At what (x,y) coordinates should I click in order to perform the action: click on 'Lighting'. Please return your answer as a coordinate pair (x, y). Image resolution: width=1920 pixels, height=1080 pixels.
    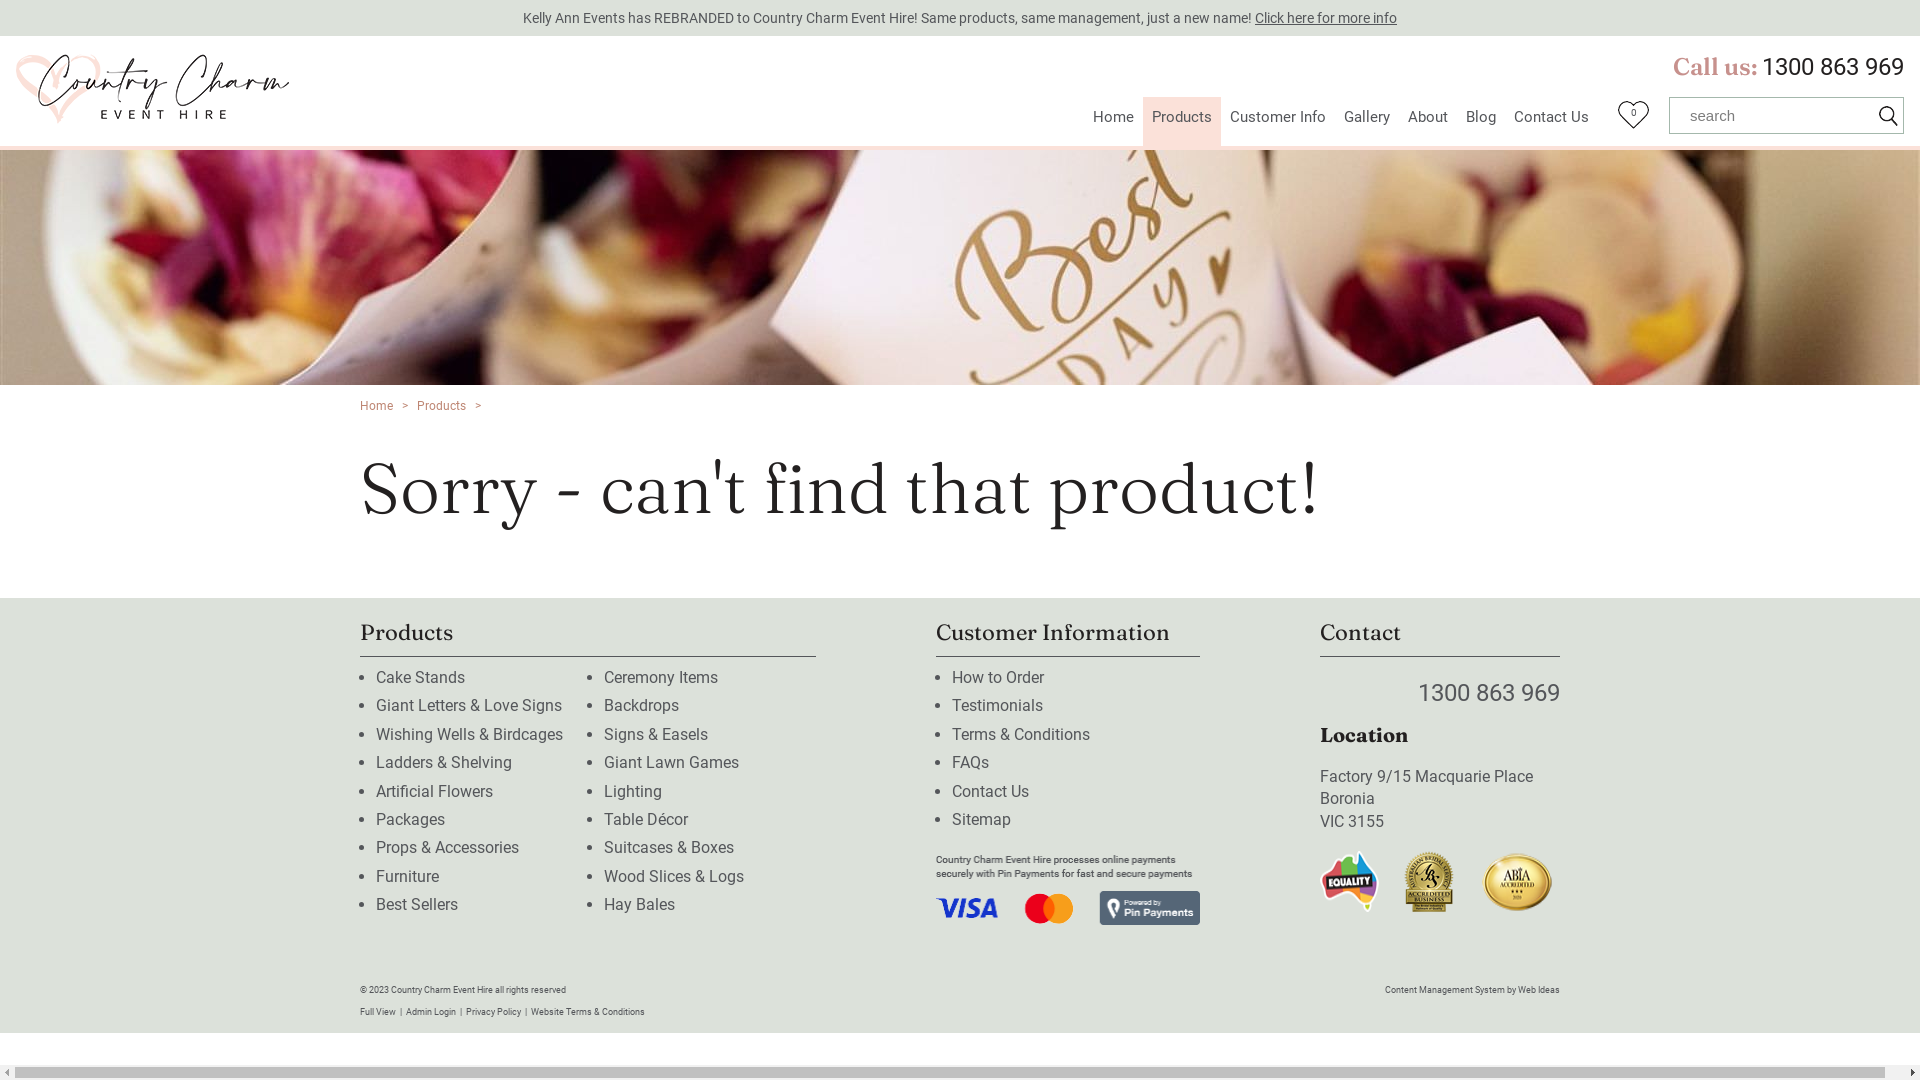
    Looking at the image, I should click on (603, 790).